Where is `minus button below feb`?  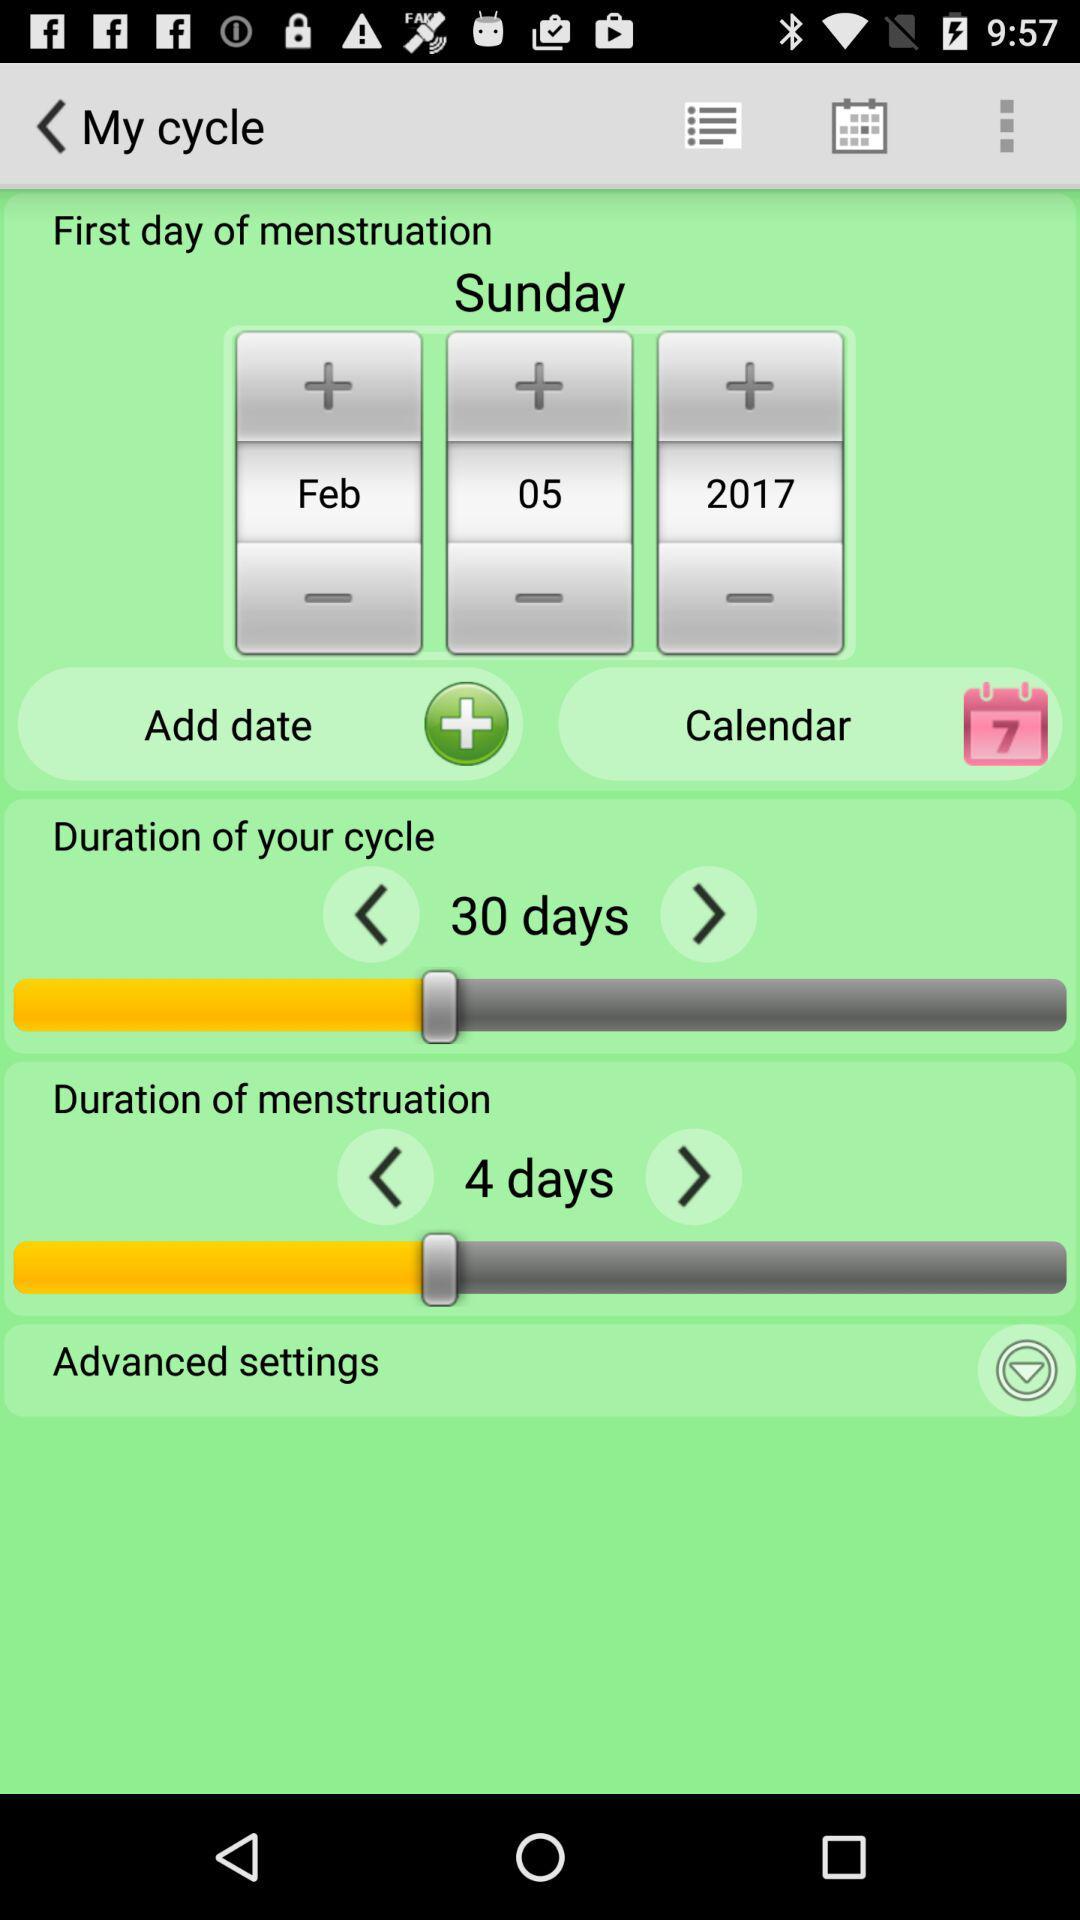 minus button below feb is located at coordinates (327, 601).